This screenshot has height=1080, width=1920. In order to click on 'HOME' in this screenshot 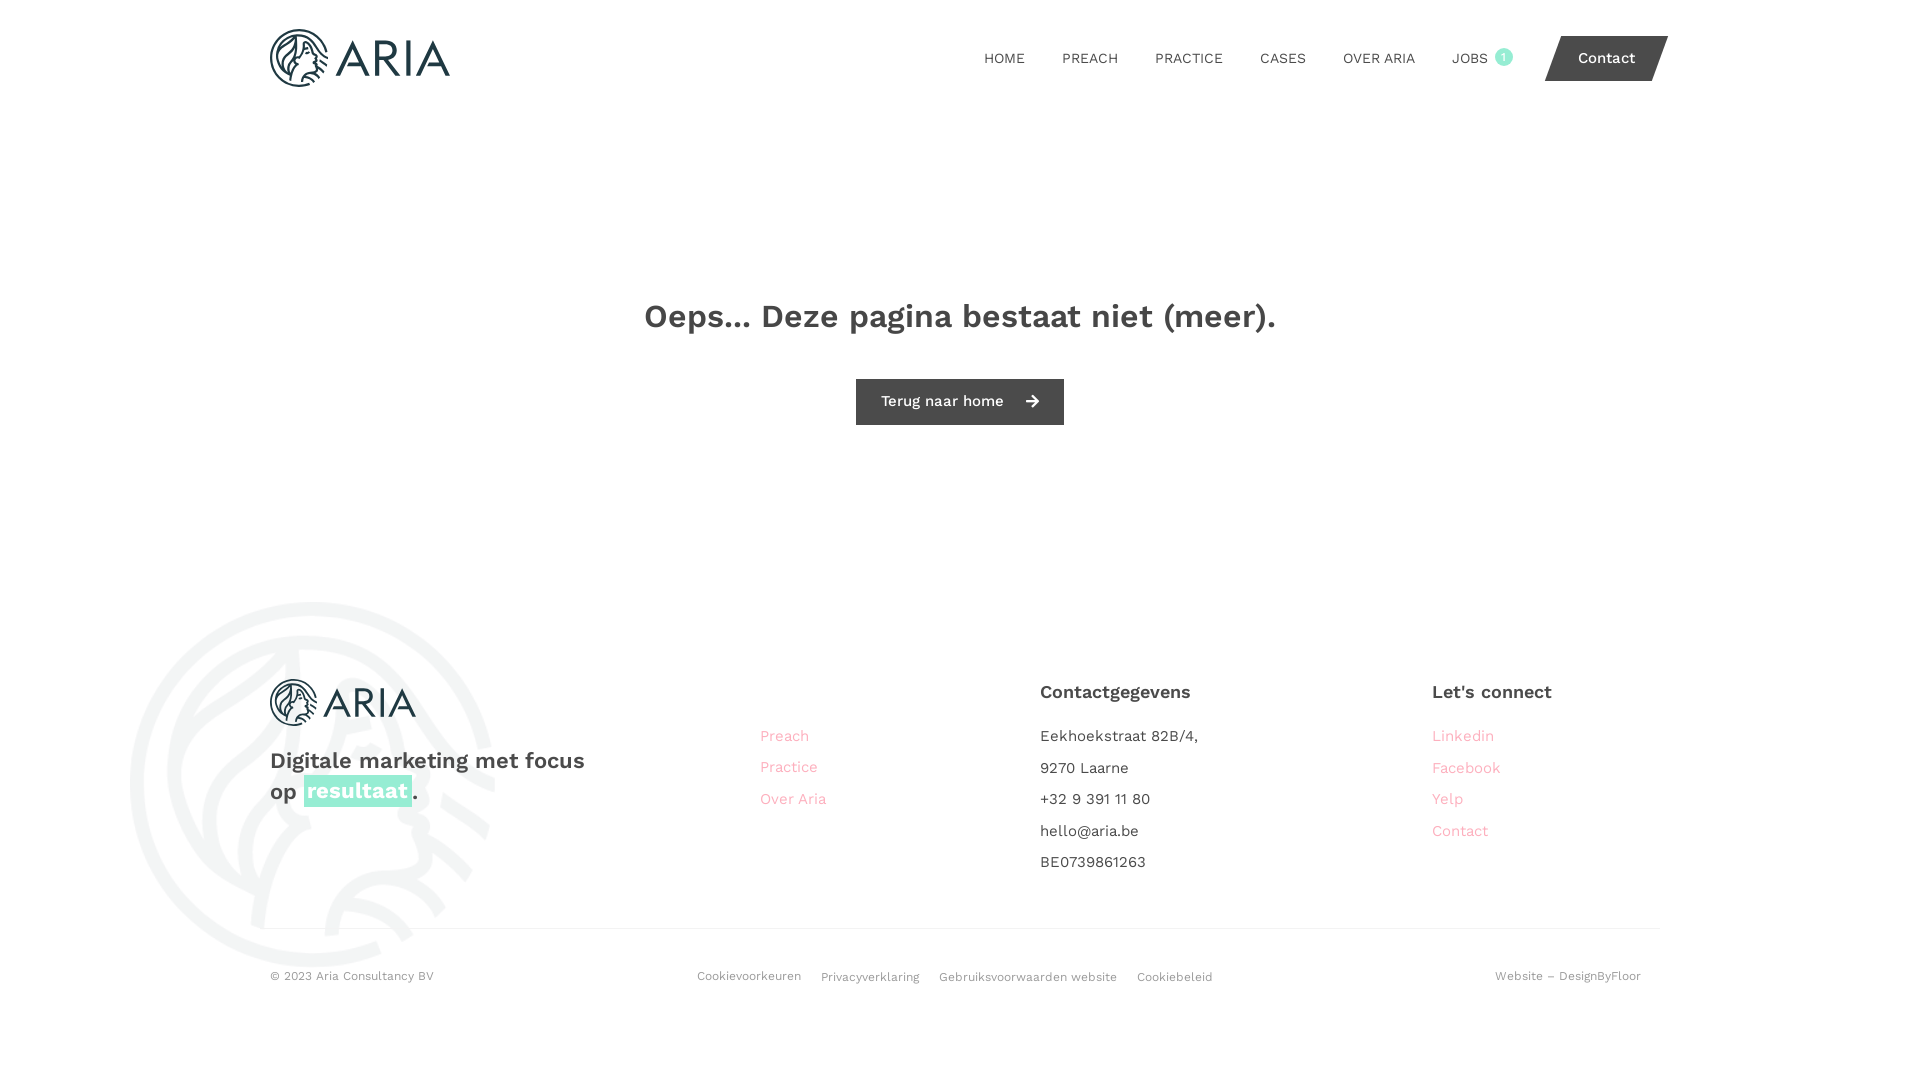, I will do `click(1004, 56)`.